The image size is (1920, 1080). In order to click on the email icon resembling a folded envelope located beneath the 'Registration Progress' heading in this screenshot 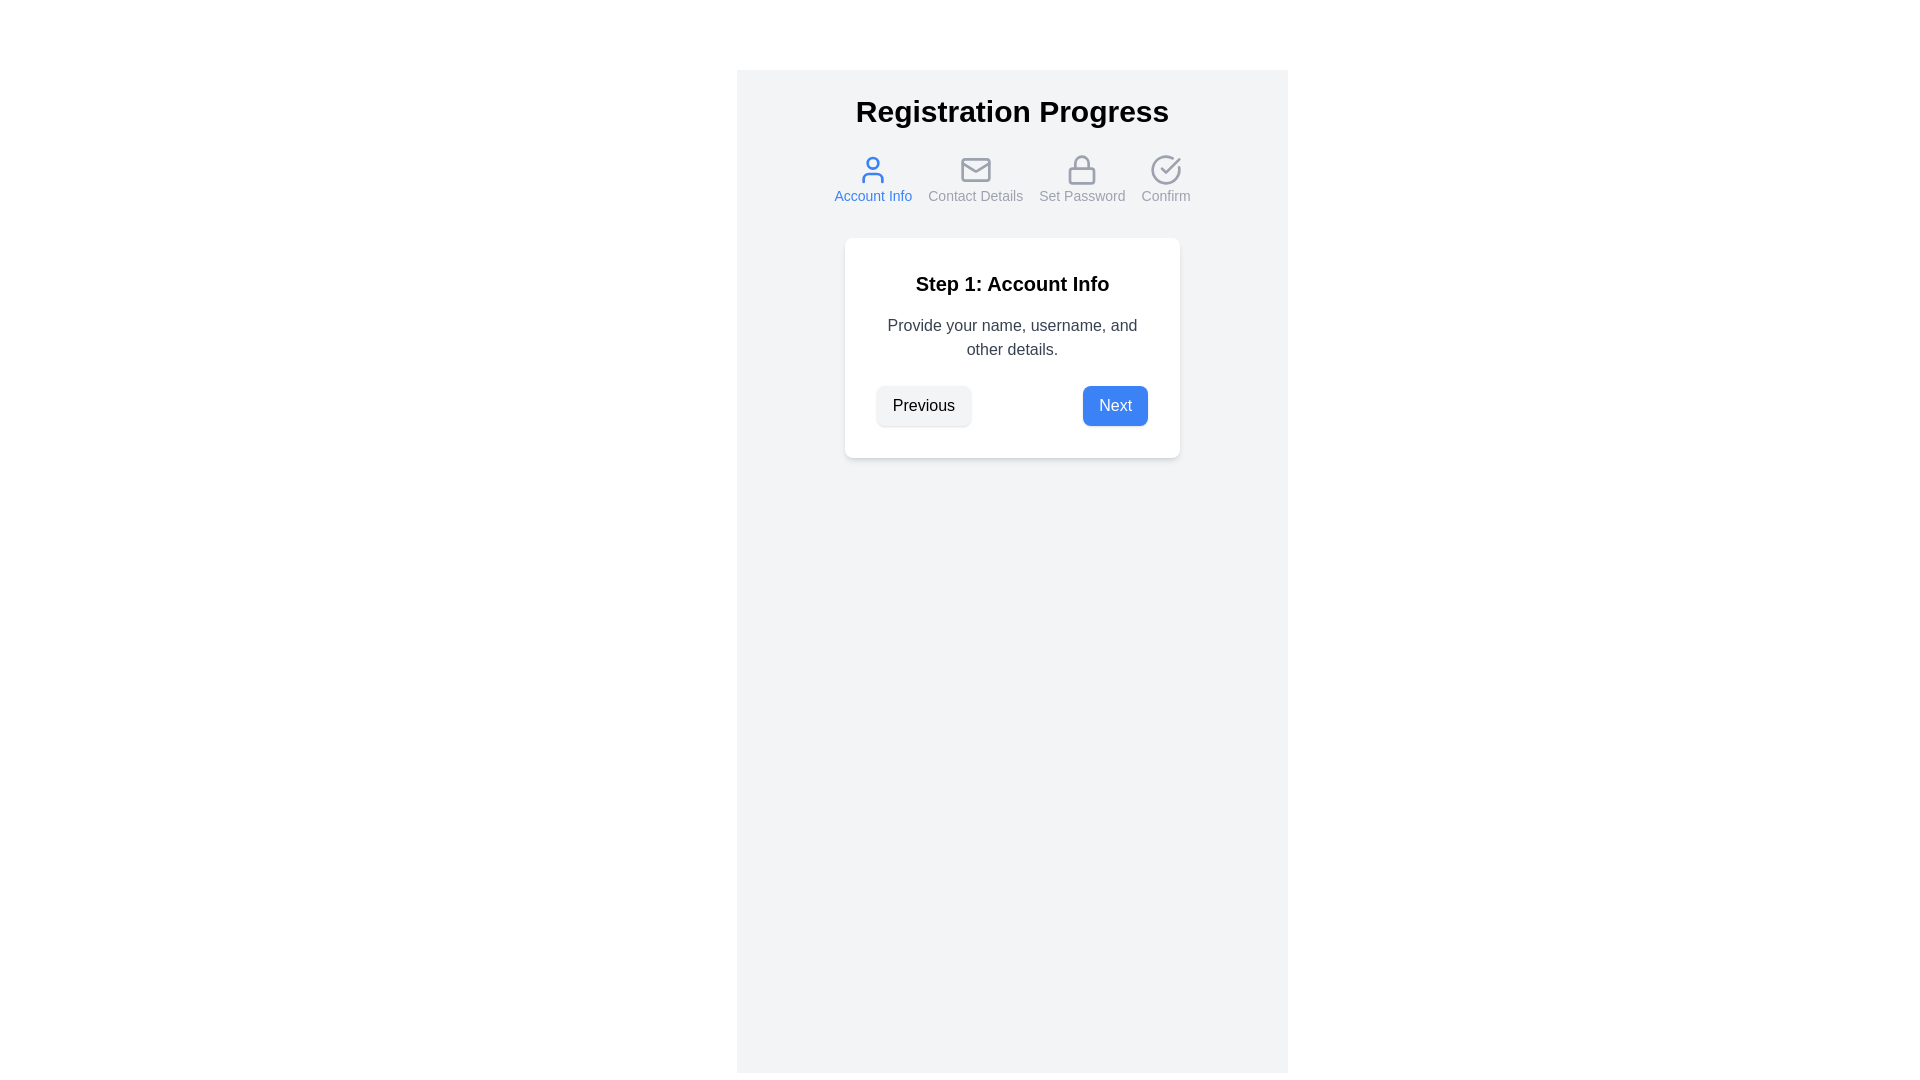, I will do `click(975, 166)`.